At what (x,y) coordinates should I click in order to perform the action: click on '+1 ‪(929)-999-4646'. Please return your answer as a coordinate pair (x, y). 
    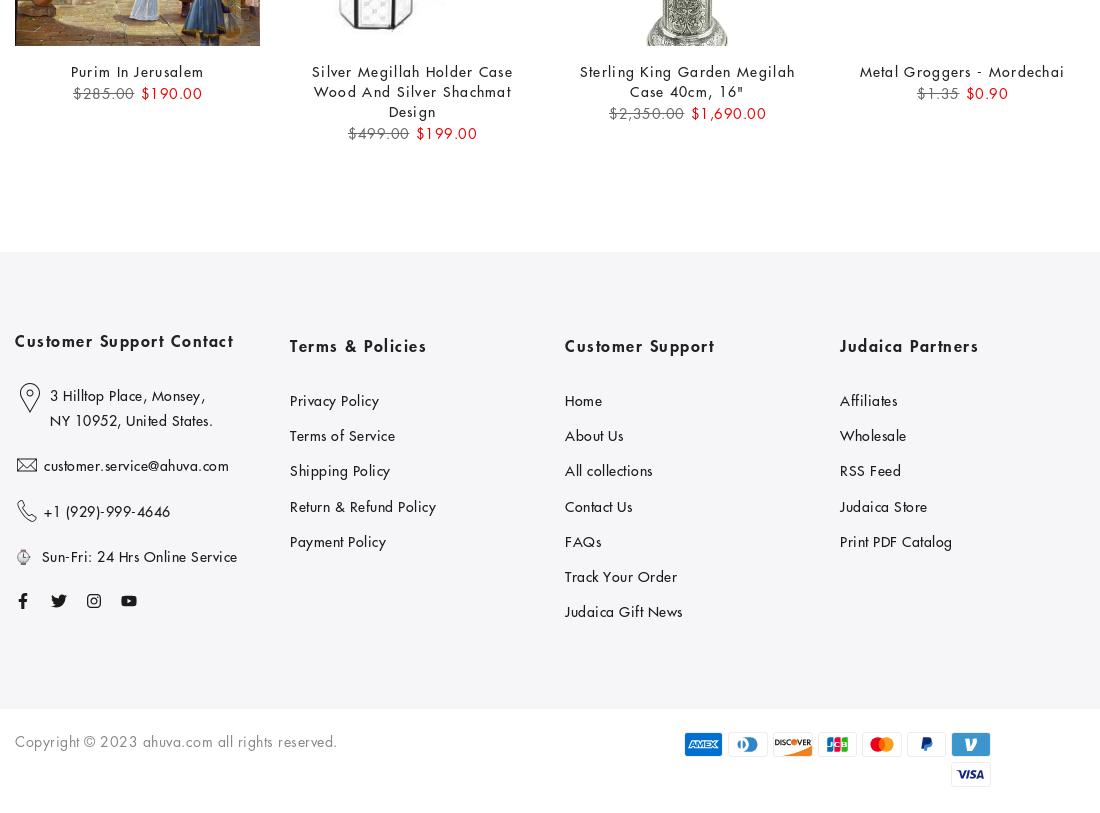
    Looking at the image, I should click on (107, 509).